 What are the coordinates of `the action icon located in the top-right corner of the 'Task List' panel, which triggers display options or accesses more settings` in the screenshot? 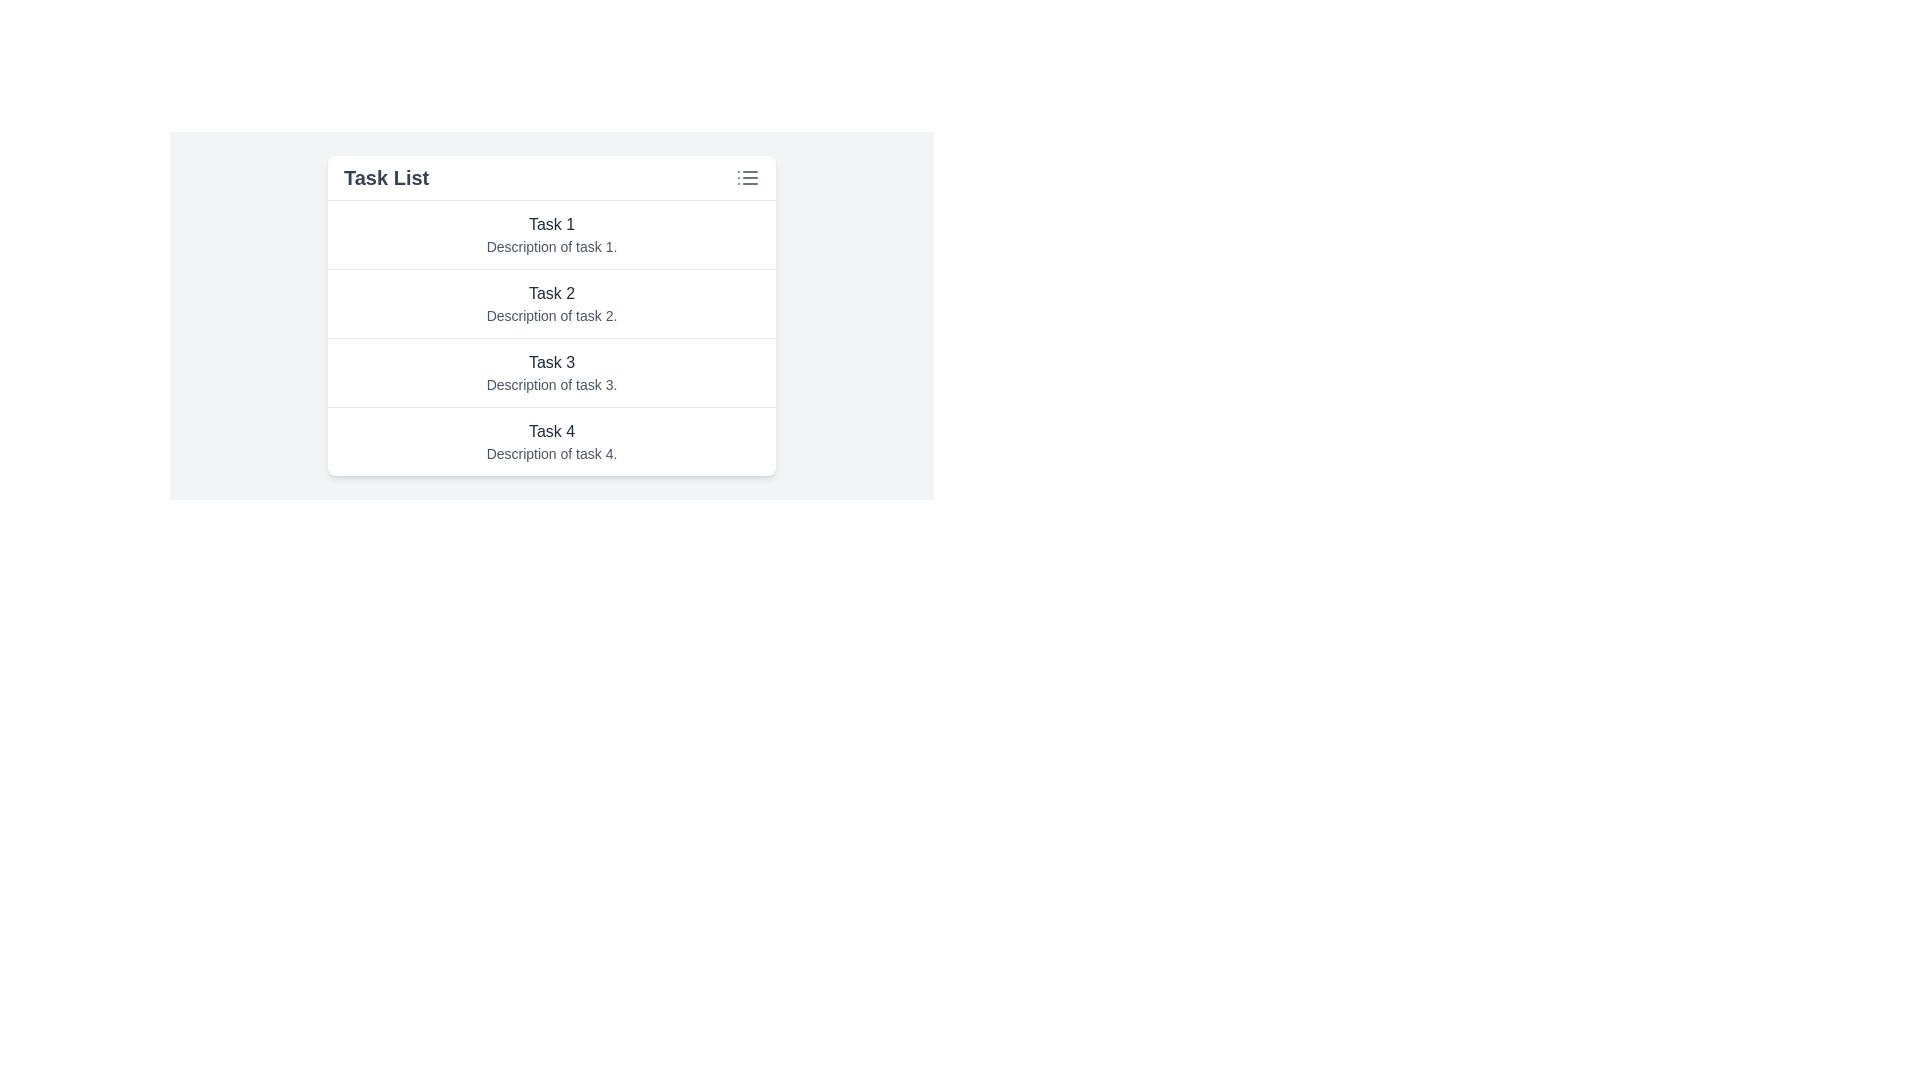 It's located at (747, 176).